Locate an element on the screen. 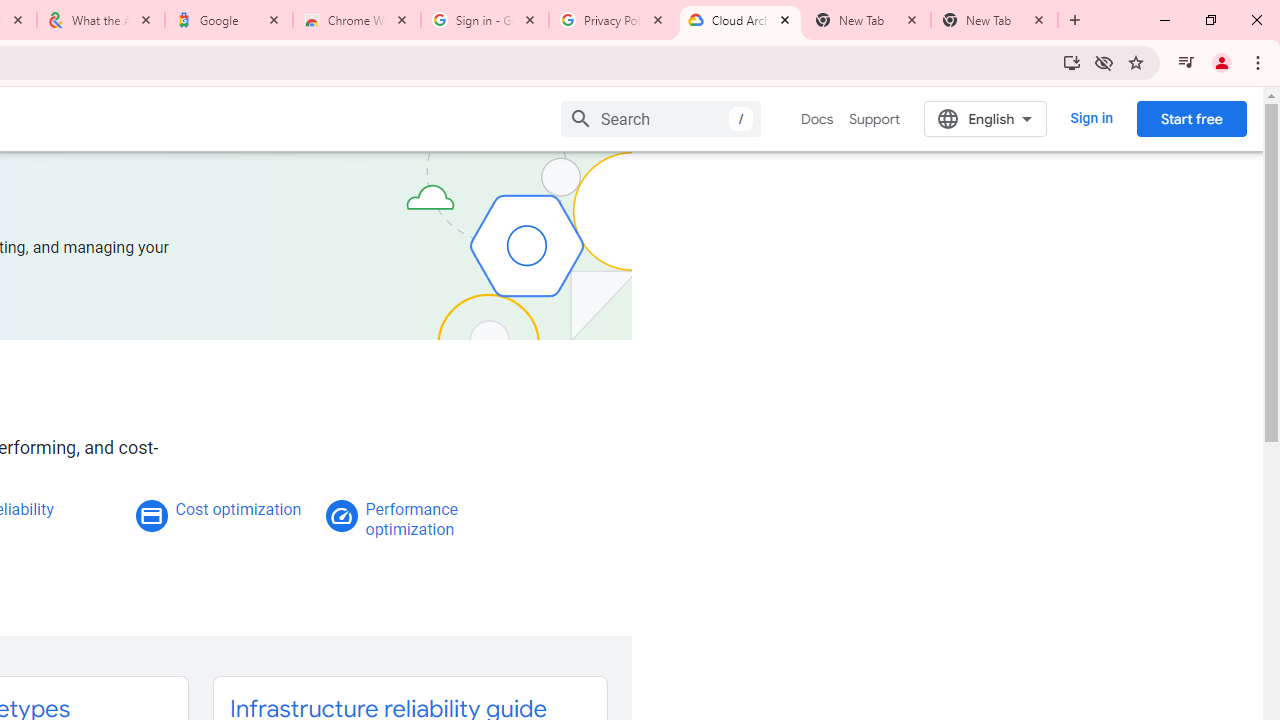 The width and height of the screenshot is (1280, 720). 'Performance optimization' is located at coordinates (410, 518).